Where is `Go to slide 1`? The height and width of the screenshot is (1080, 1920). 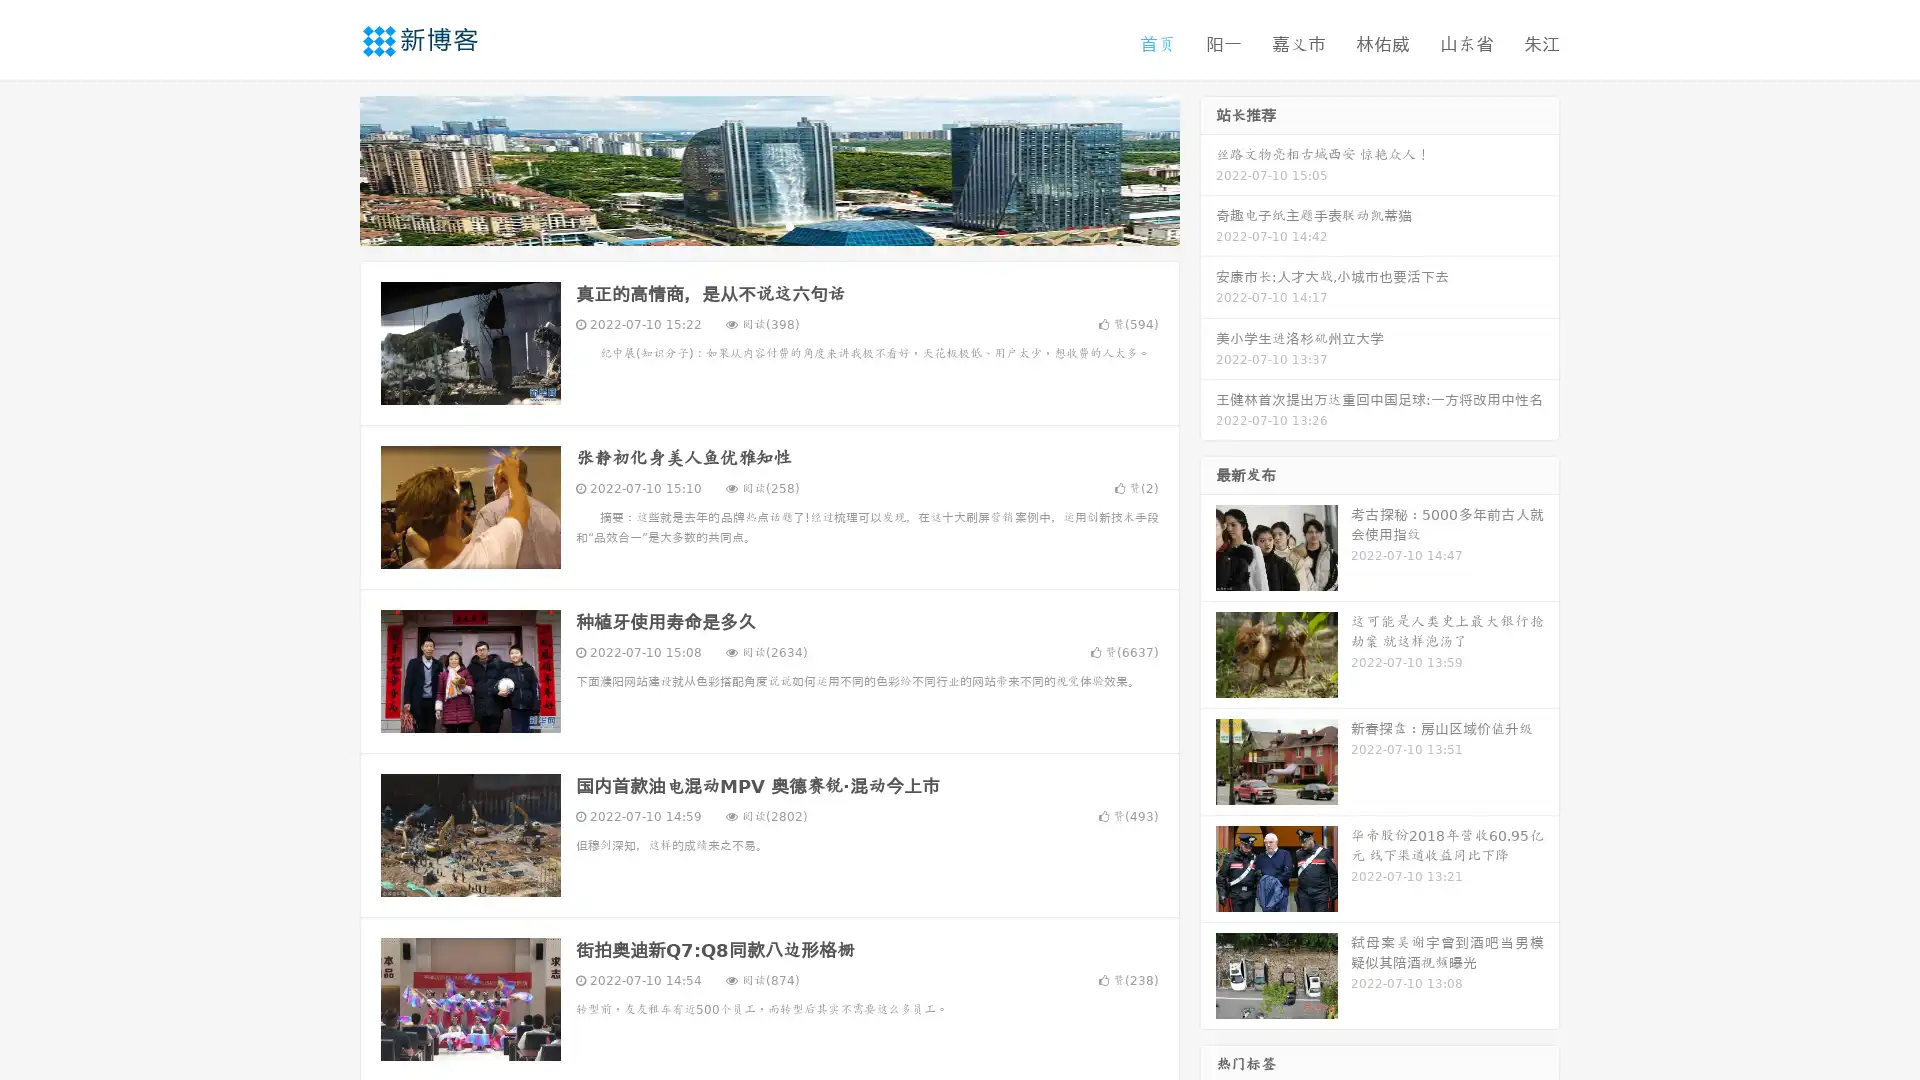
Go to slide 1 is located at coordinates (748, 225).